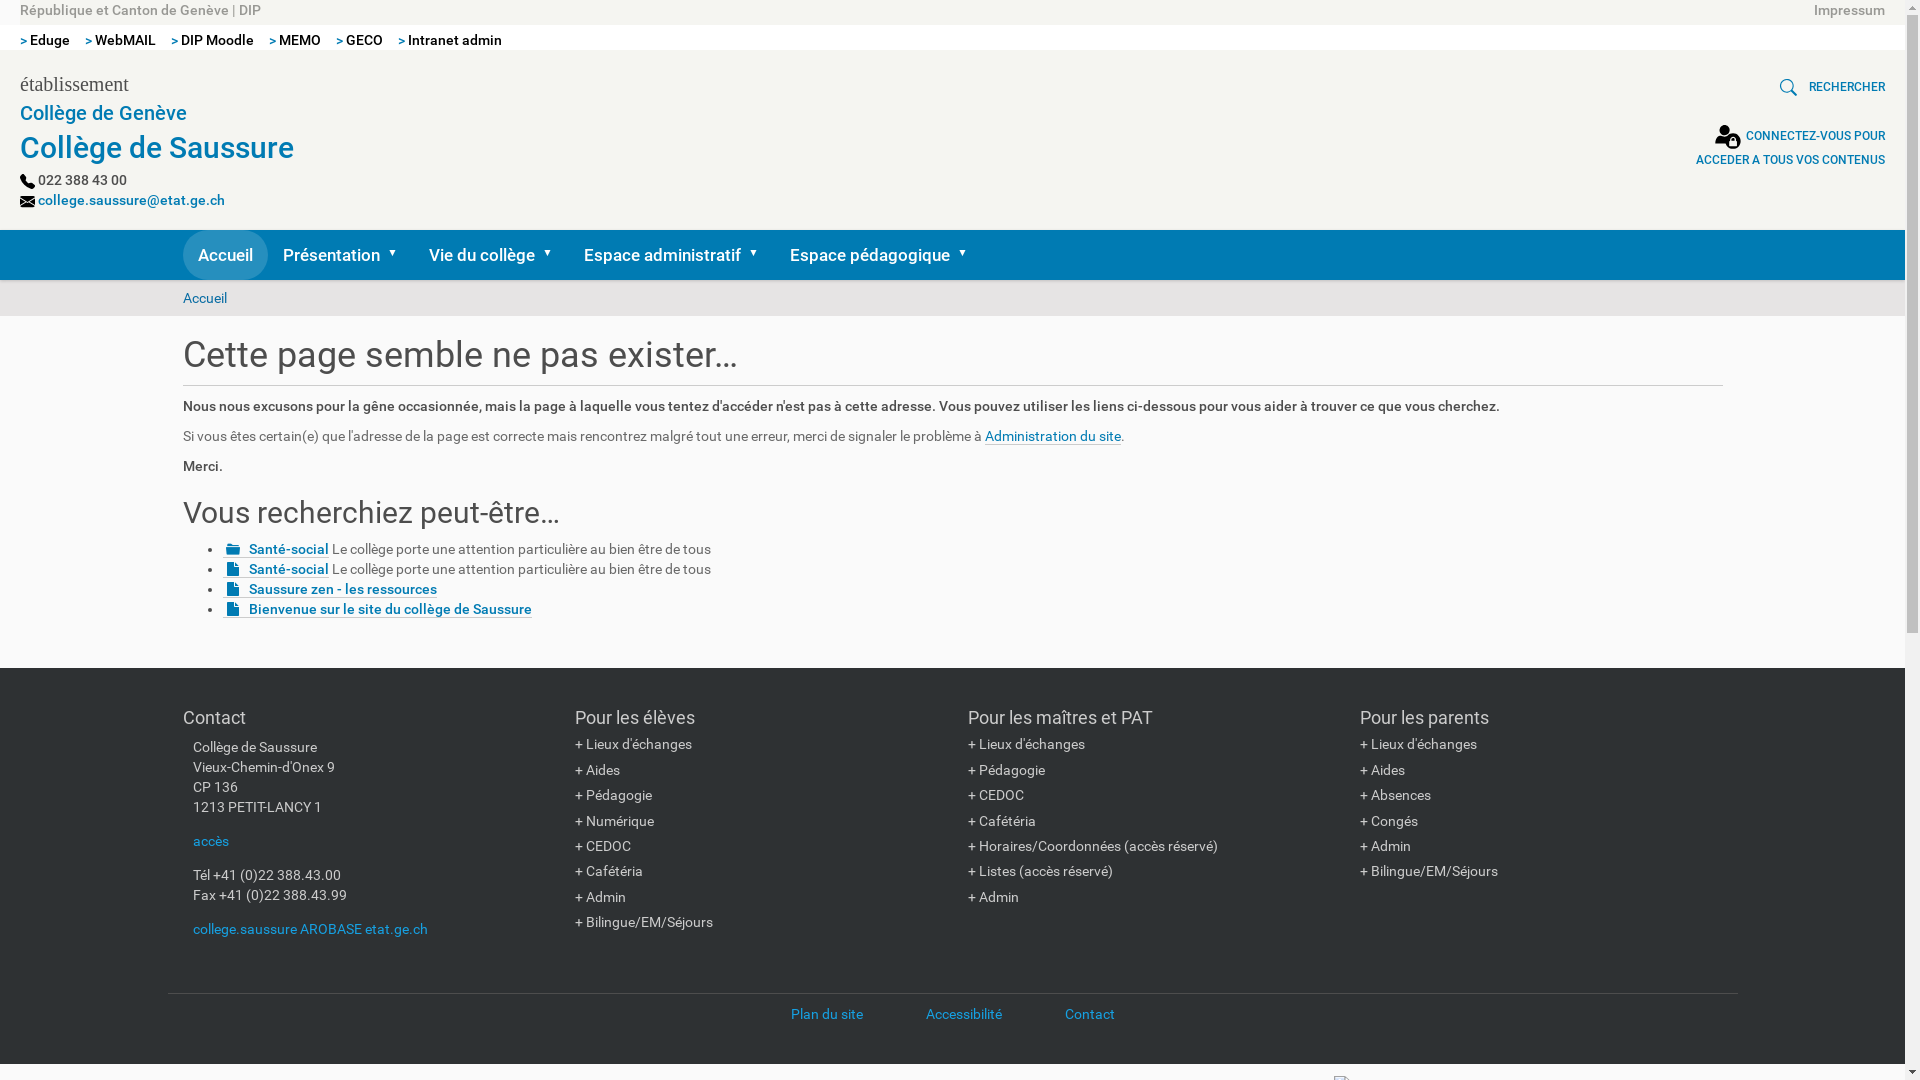 This screenshot has width=1920, height=1080. What do you see at coordinates (203, 297) in the screenshot?
I see `'Accueil'` at bounding box center [203, 297].